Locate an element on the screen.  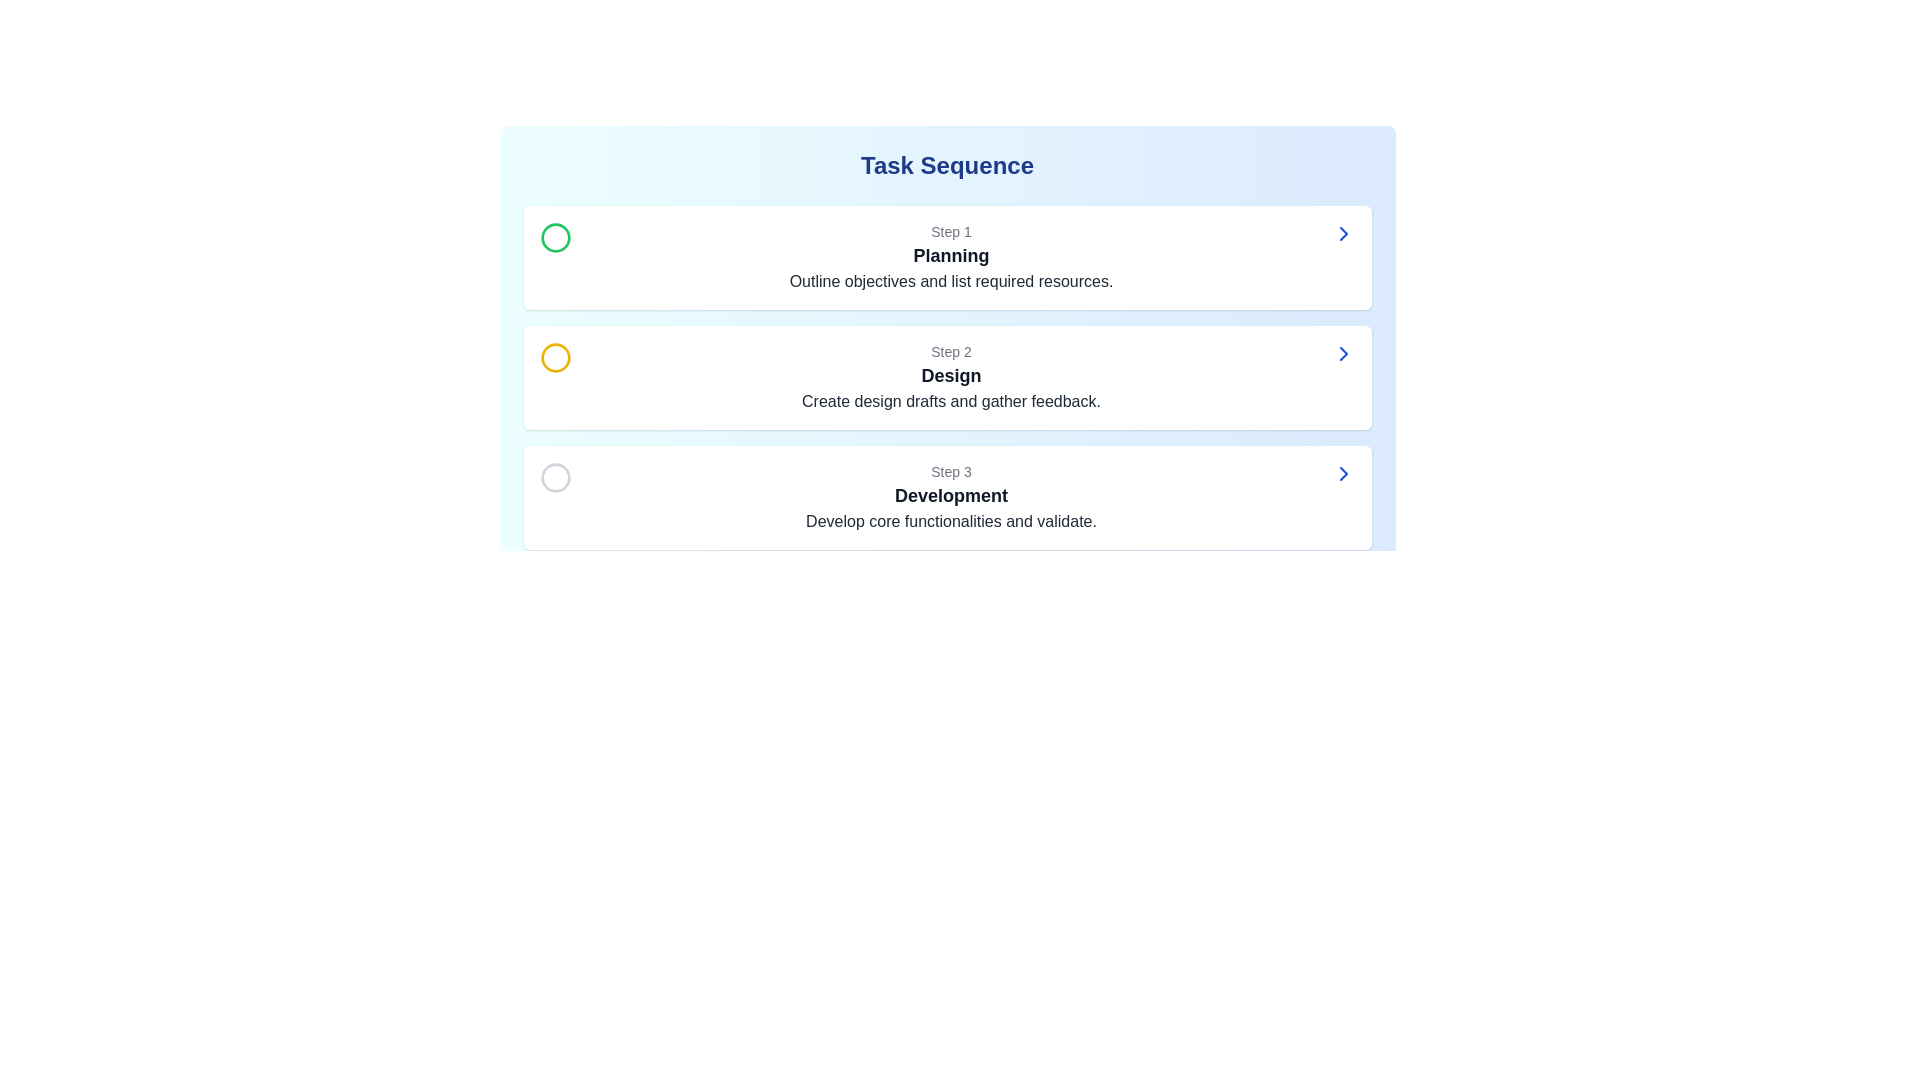
the navigation icon located at the rightmost side of the 'Step 3 Development' card, which indicates further details or actions related to this step is located at coordinates (1343, 474).